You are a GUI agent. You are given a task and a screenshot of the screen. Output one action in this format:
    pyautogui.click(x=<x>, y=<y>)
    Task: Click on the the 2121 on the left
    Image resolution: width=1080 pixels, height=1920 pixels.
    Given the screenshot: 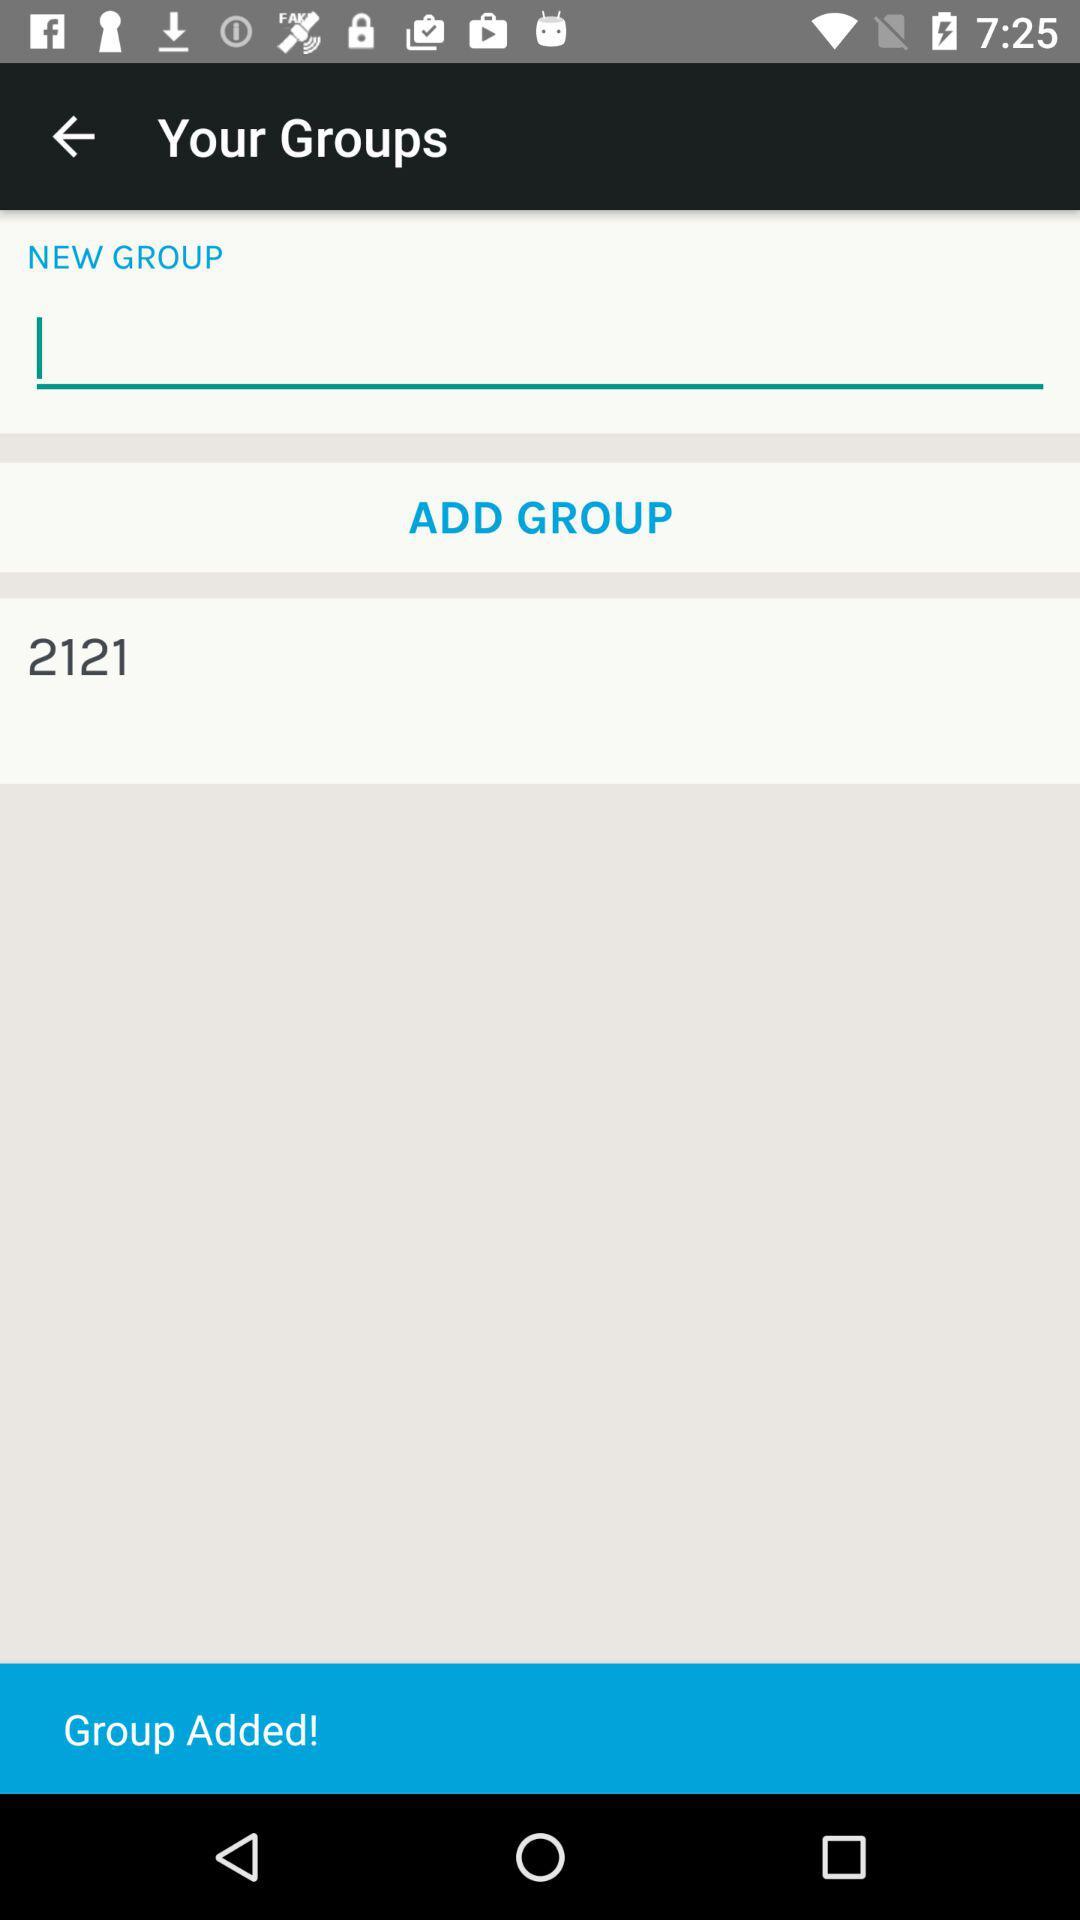 What is the action you would take?
    pyautogui.click(x=76, y=657)
    